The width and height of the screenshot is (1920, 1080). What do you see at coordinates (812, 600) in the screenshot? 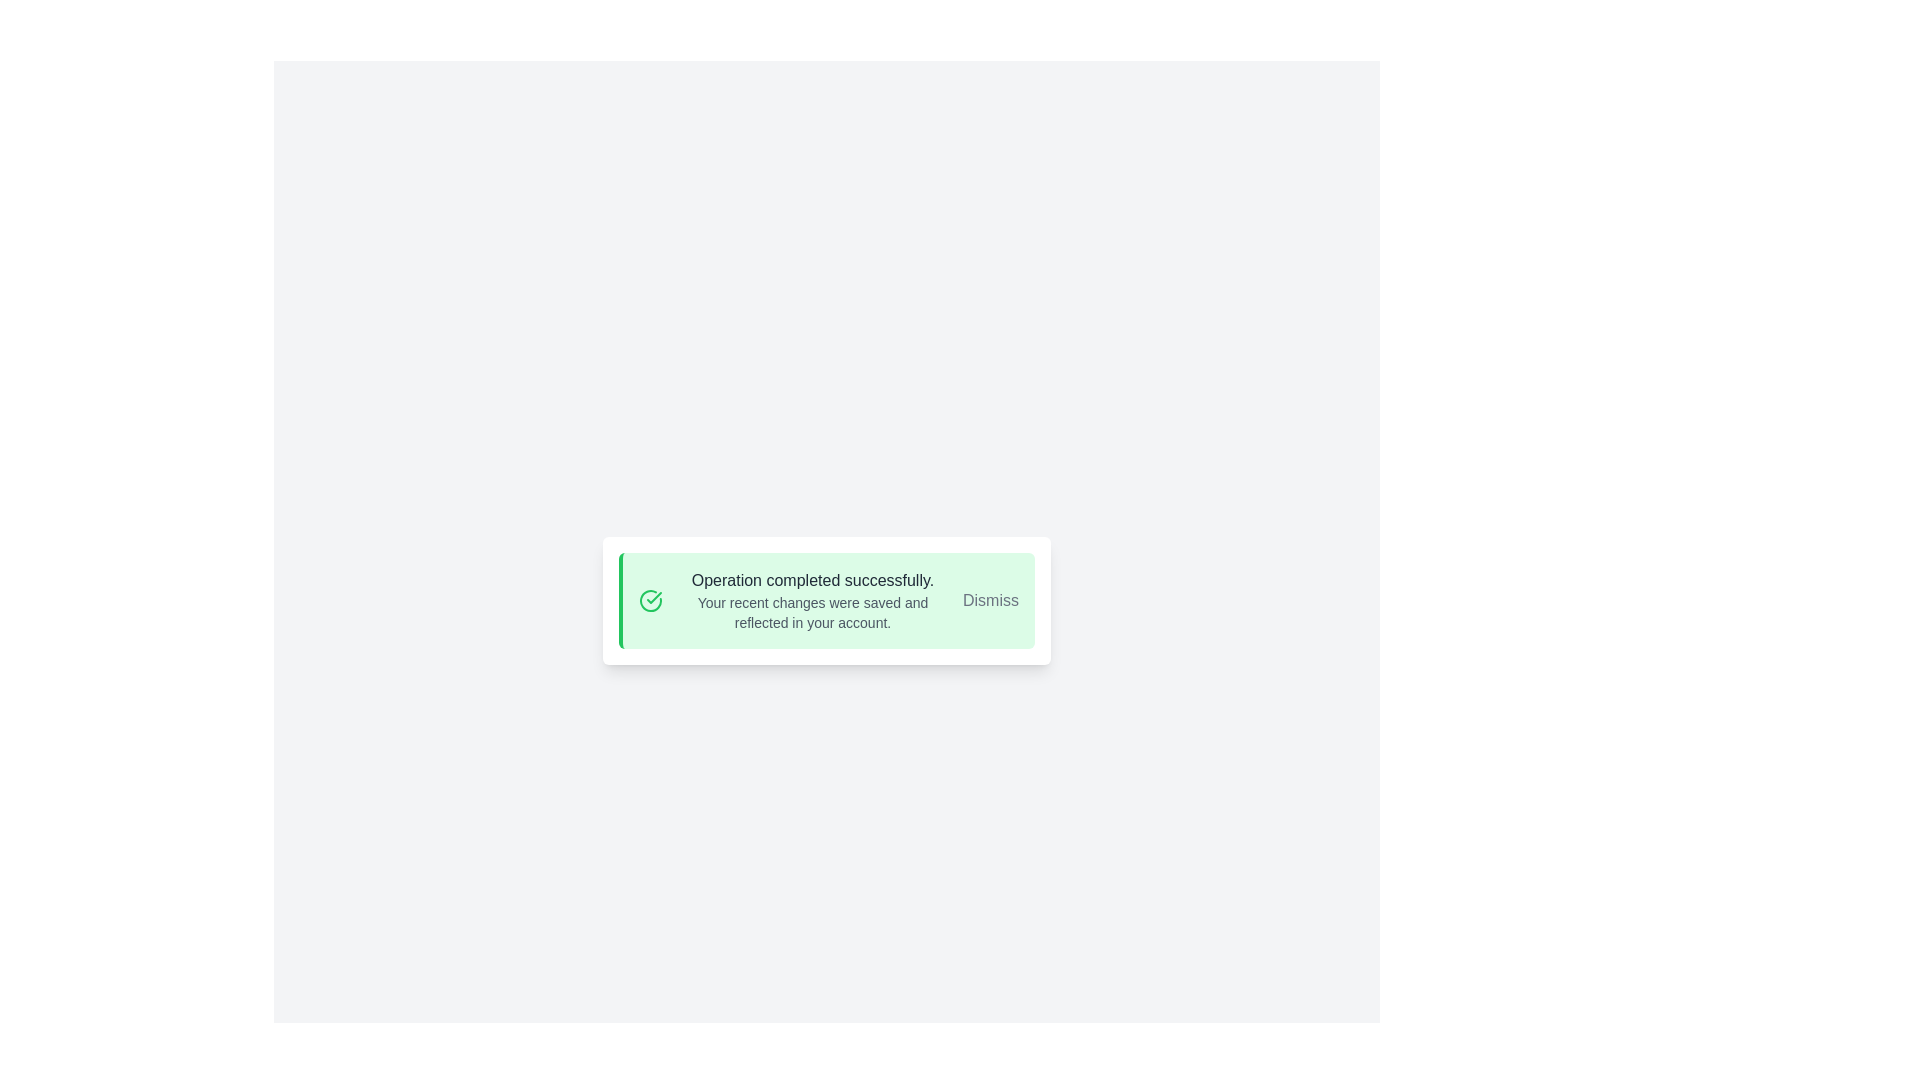
I see `the text label within the notification card that states 'Operation completed successfully.' and provides additional details about changes saved in the account` at bounding box center [812, 600].